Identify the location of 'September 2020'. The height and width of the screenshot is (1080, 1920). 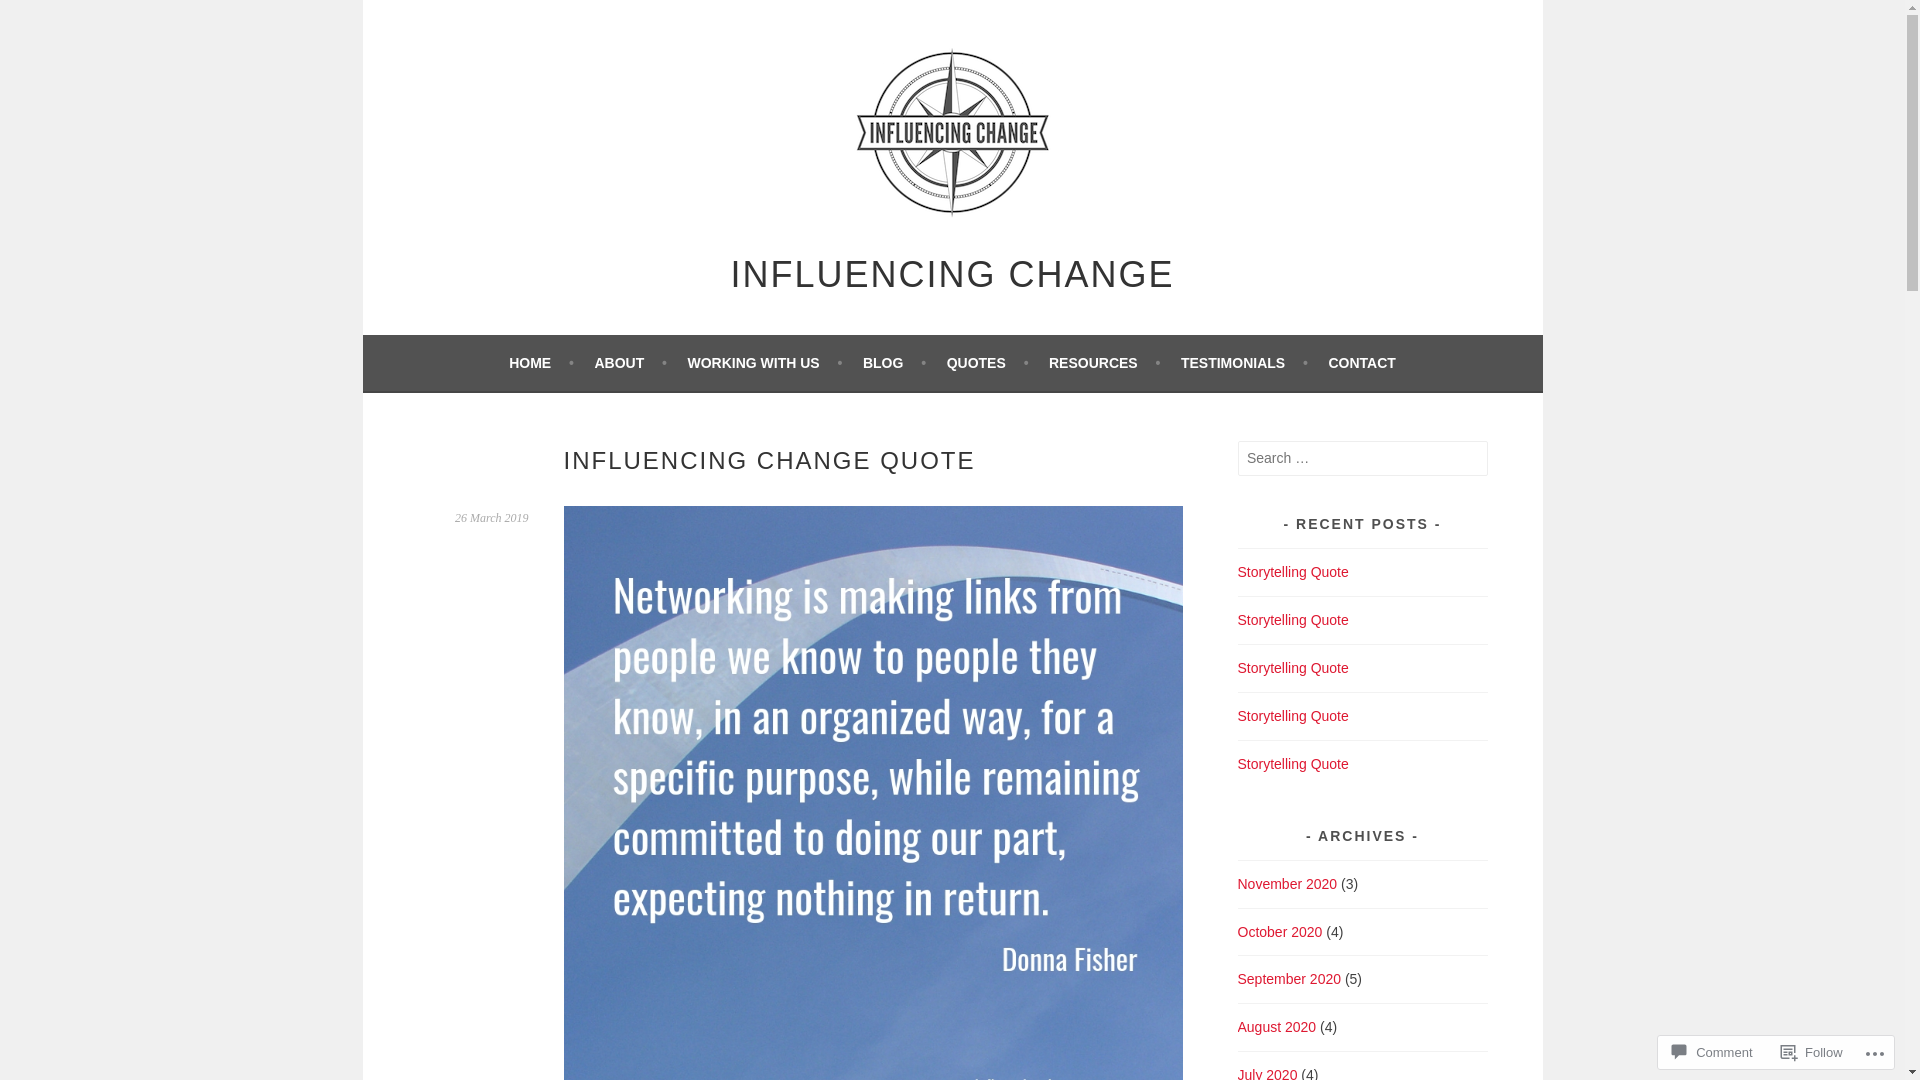
(1290, 978).